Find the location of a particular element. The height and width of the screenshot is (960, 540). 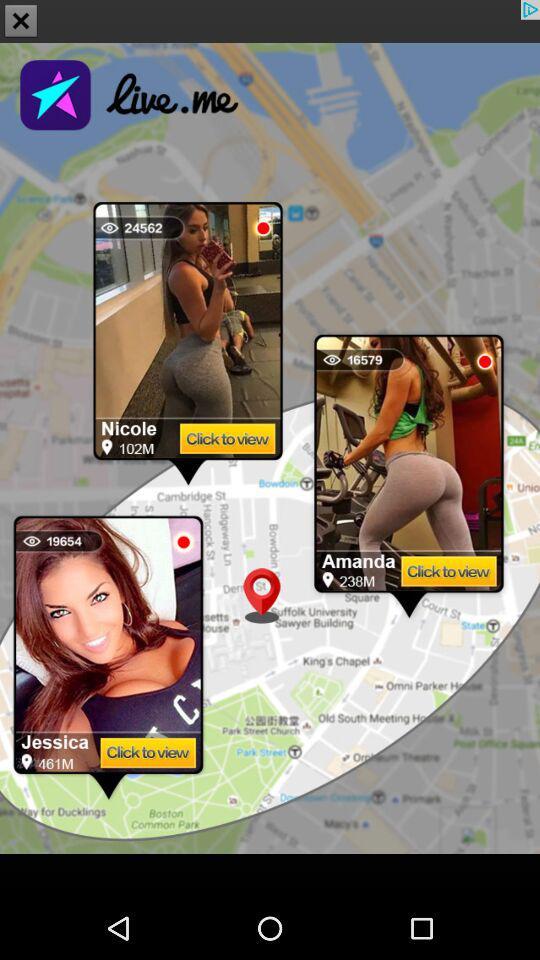

the close icon is located at coordinates (20, 21).